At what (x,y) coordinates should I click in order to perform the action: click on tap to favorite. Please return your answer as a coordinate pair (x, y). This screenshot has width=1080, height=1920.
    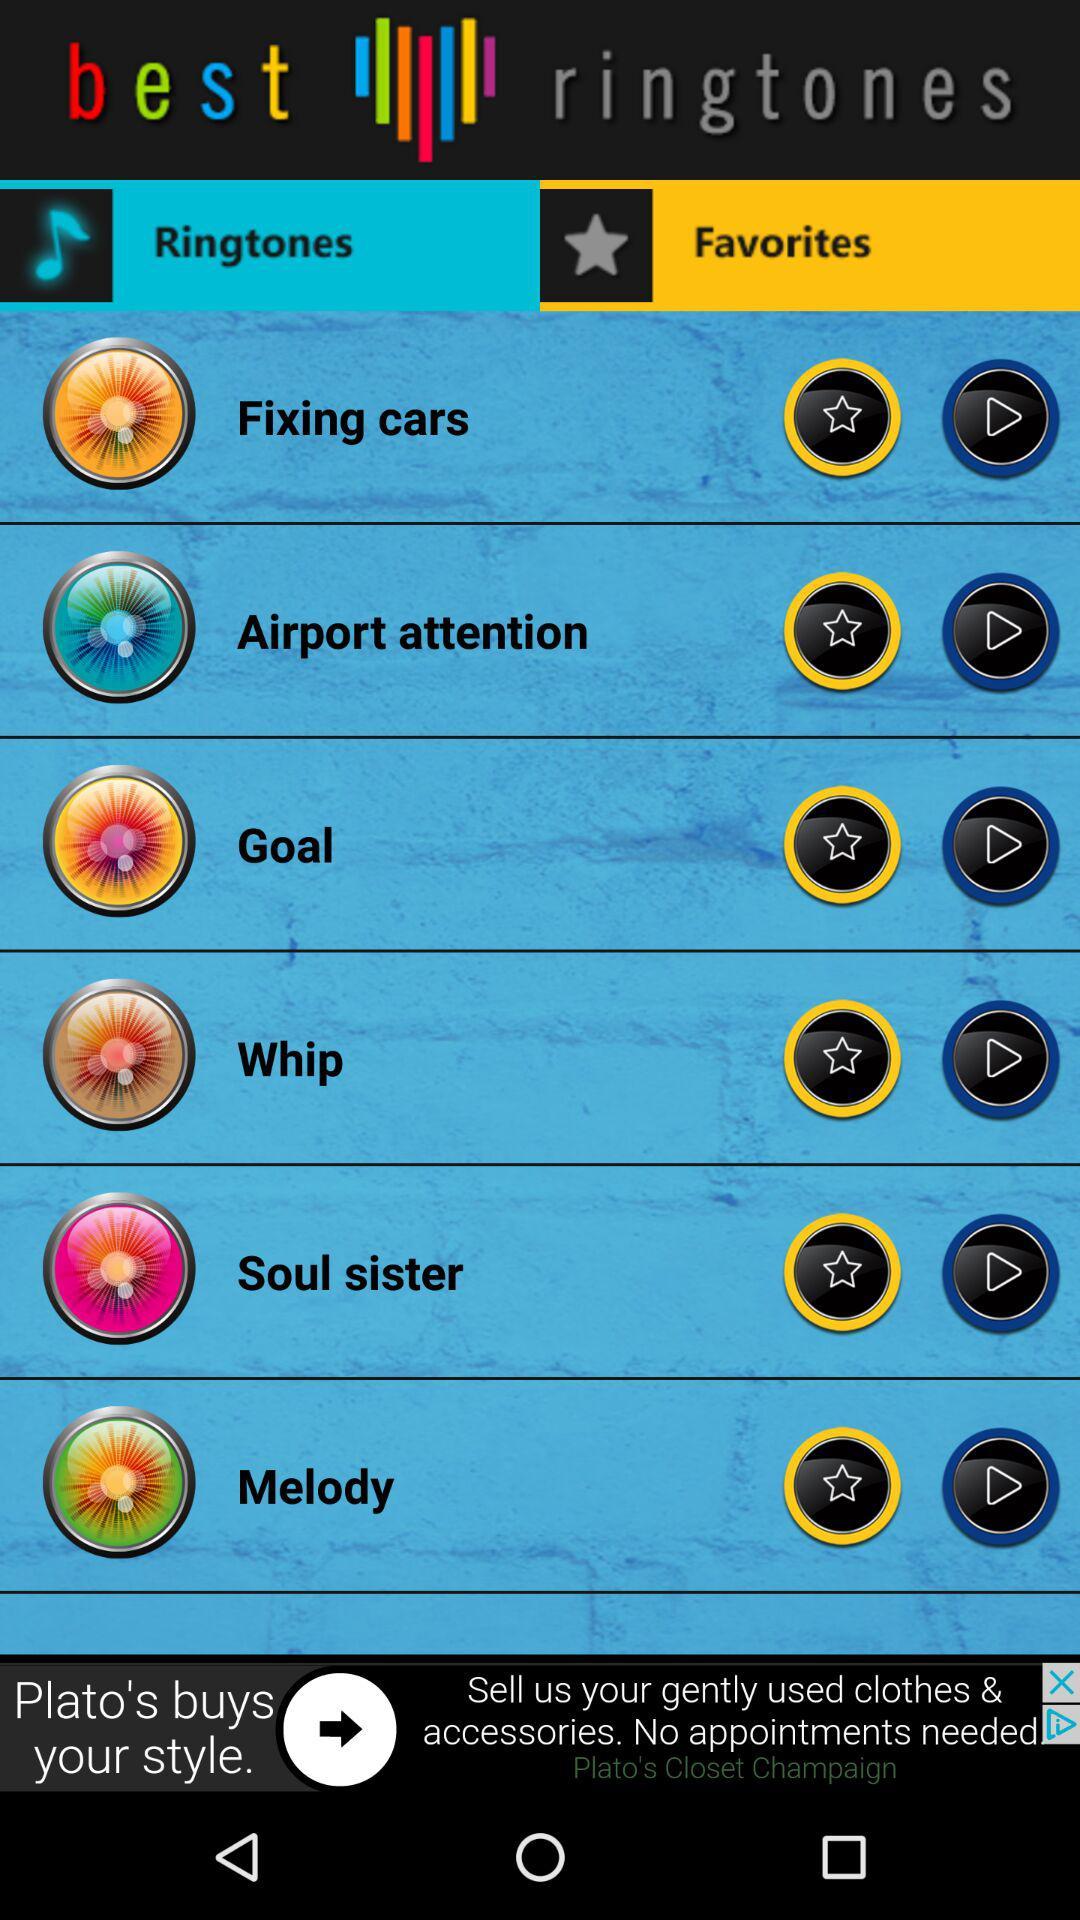
    Looking at the image, I should click on (843, 1056).